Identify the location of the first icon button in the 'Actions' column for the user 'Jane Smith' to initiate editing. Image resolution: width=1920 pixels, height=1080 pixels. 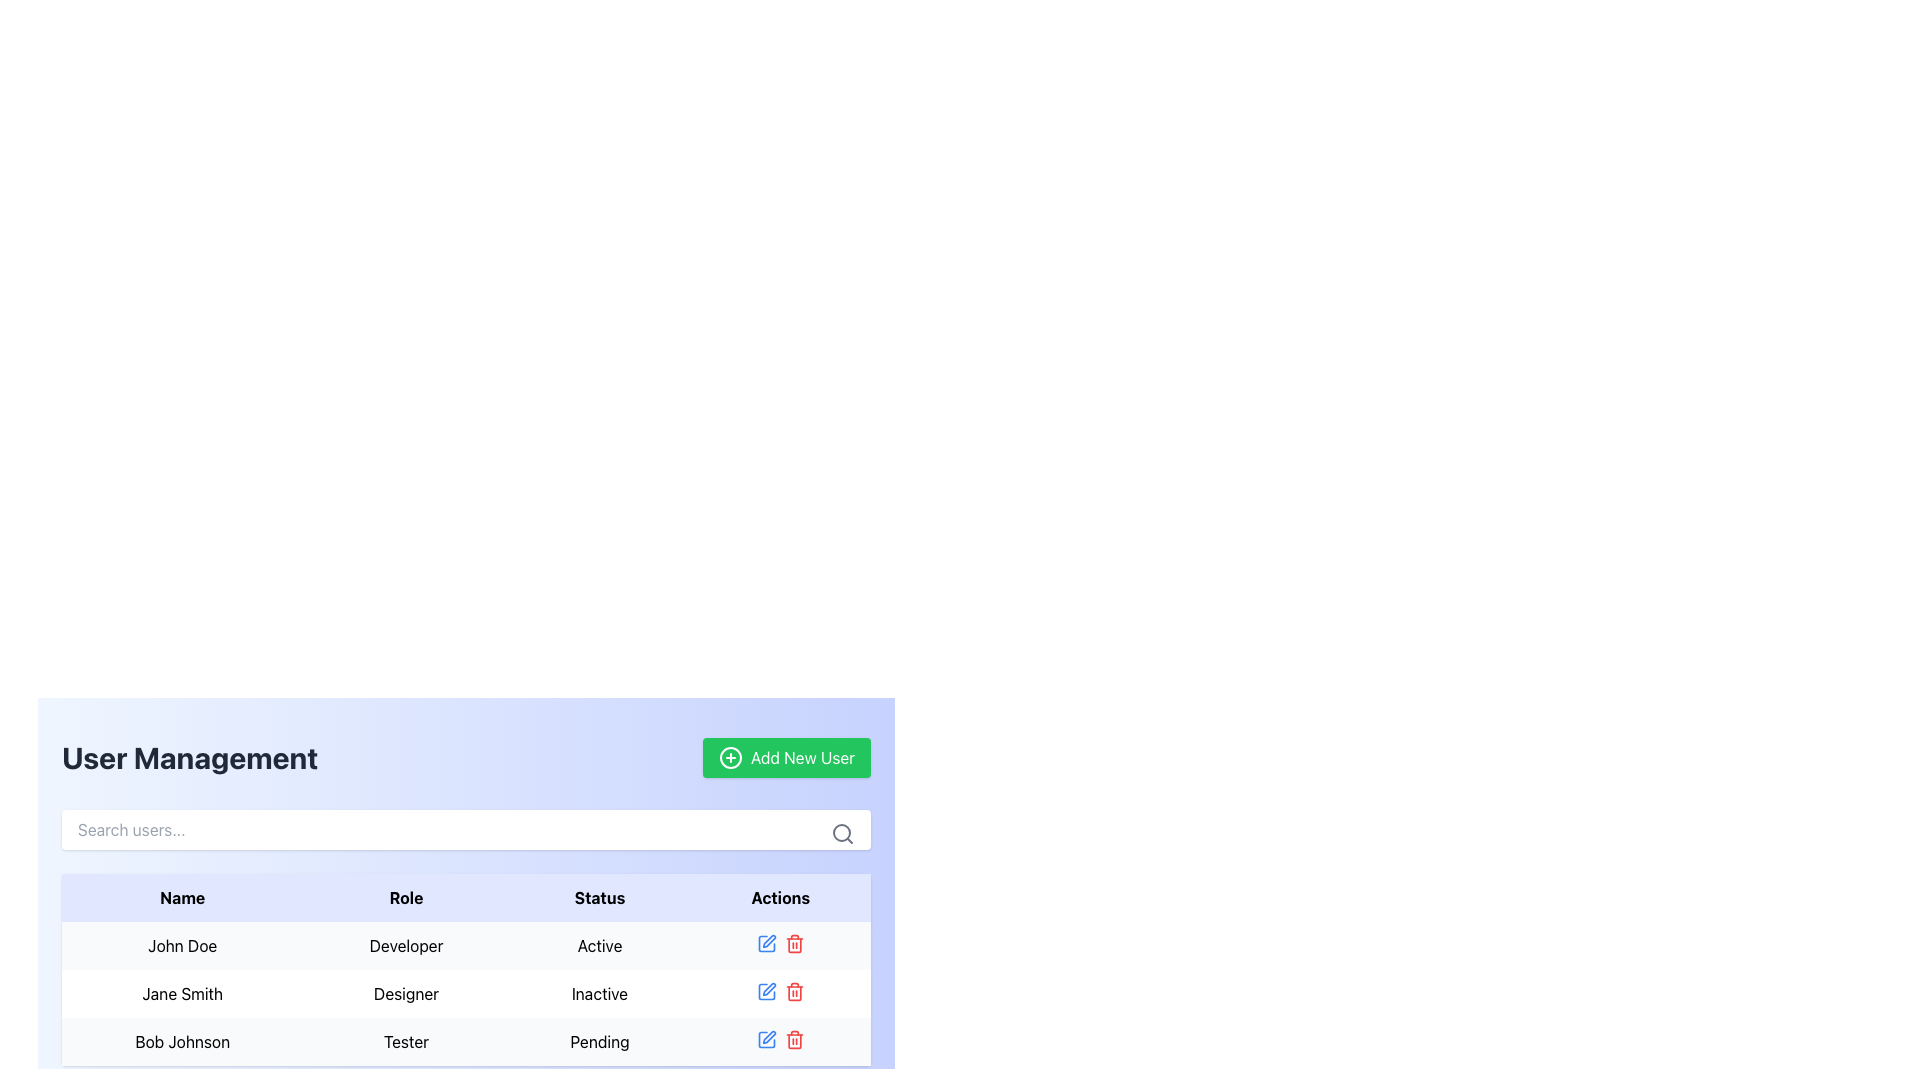
(765, 991).